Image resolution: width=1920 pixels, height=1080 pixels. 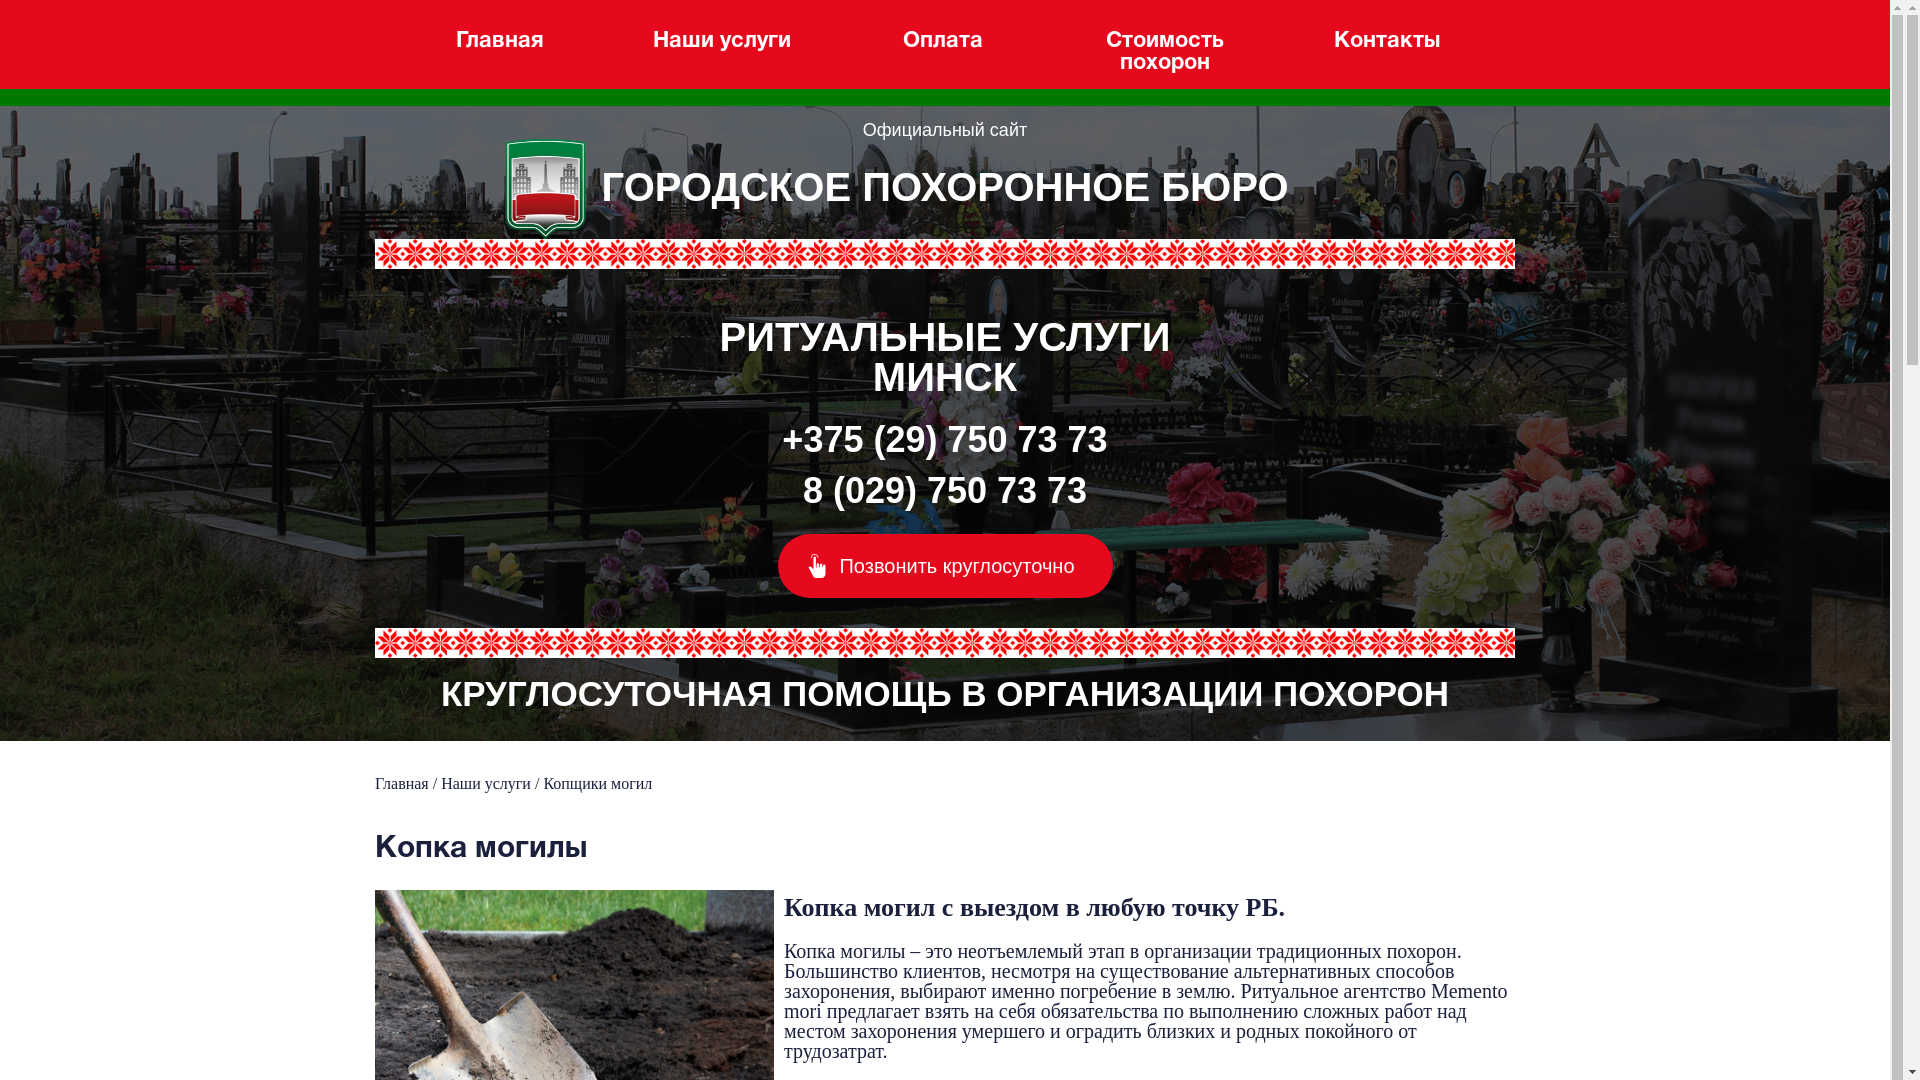 I want to click on '8 (029) 750 73 73', so click(x=944, y=490).